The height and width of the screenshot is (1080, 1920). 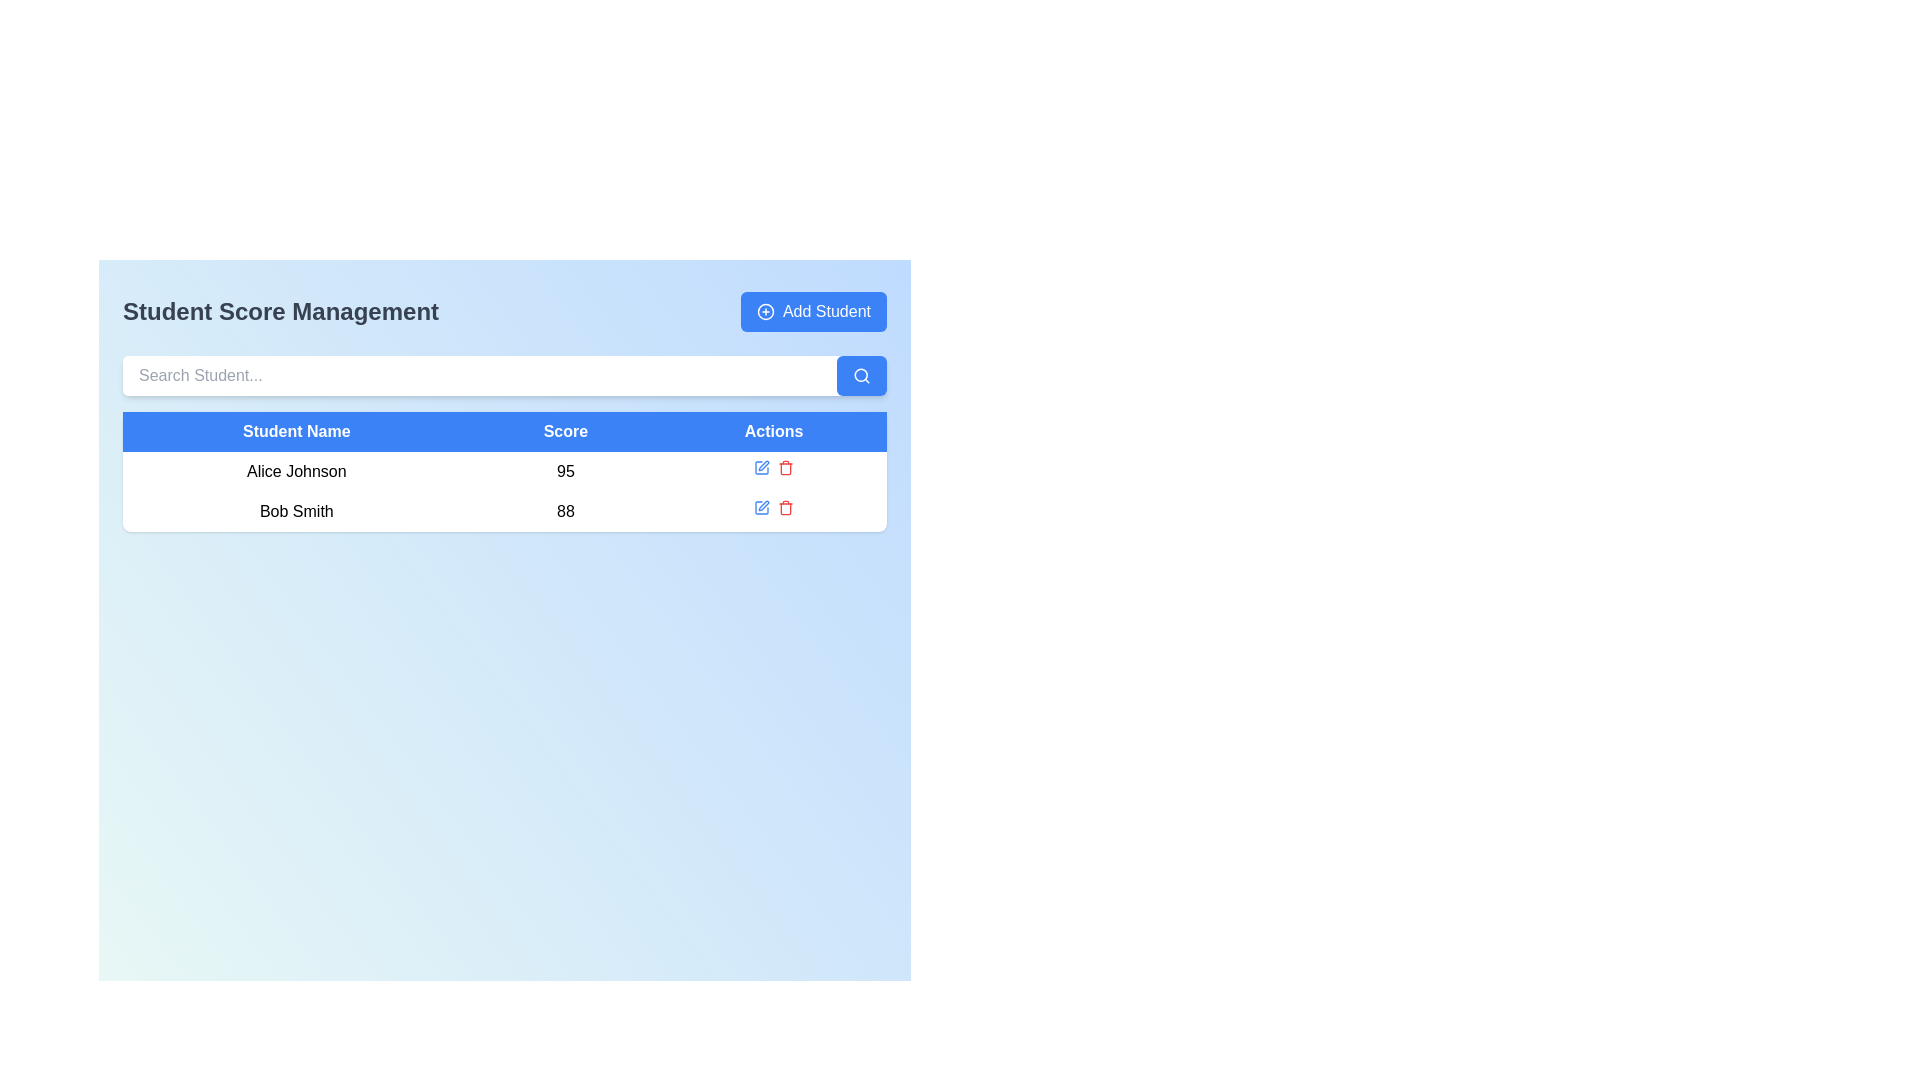 I want to click on the delete icon located as the second action button in the rightmost column labeled 'Actions' of the data table, so click(x=785, y=467).